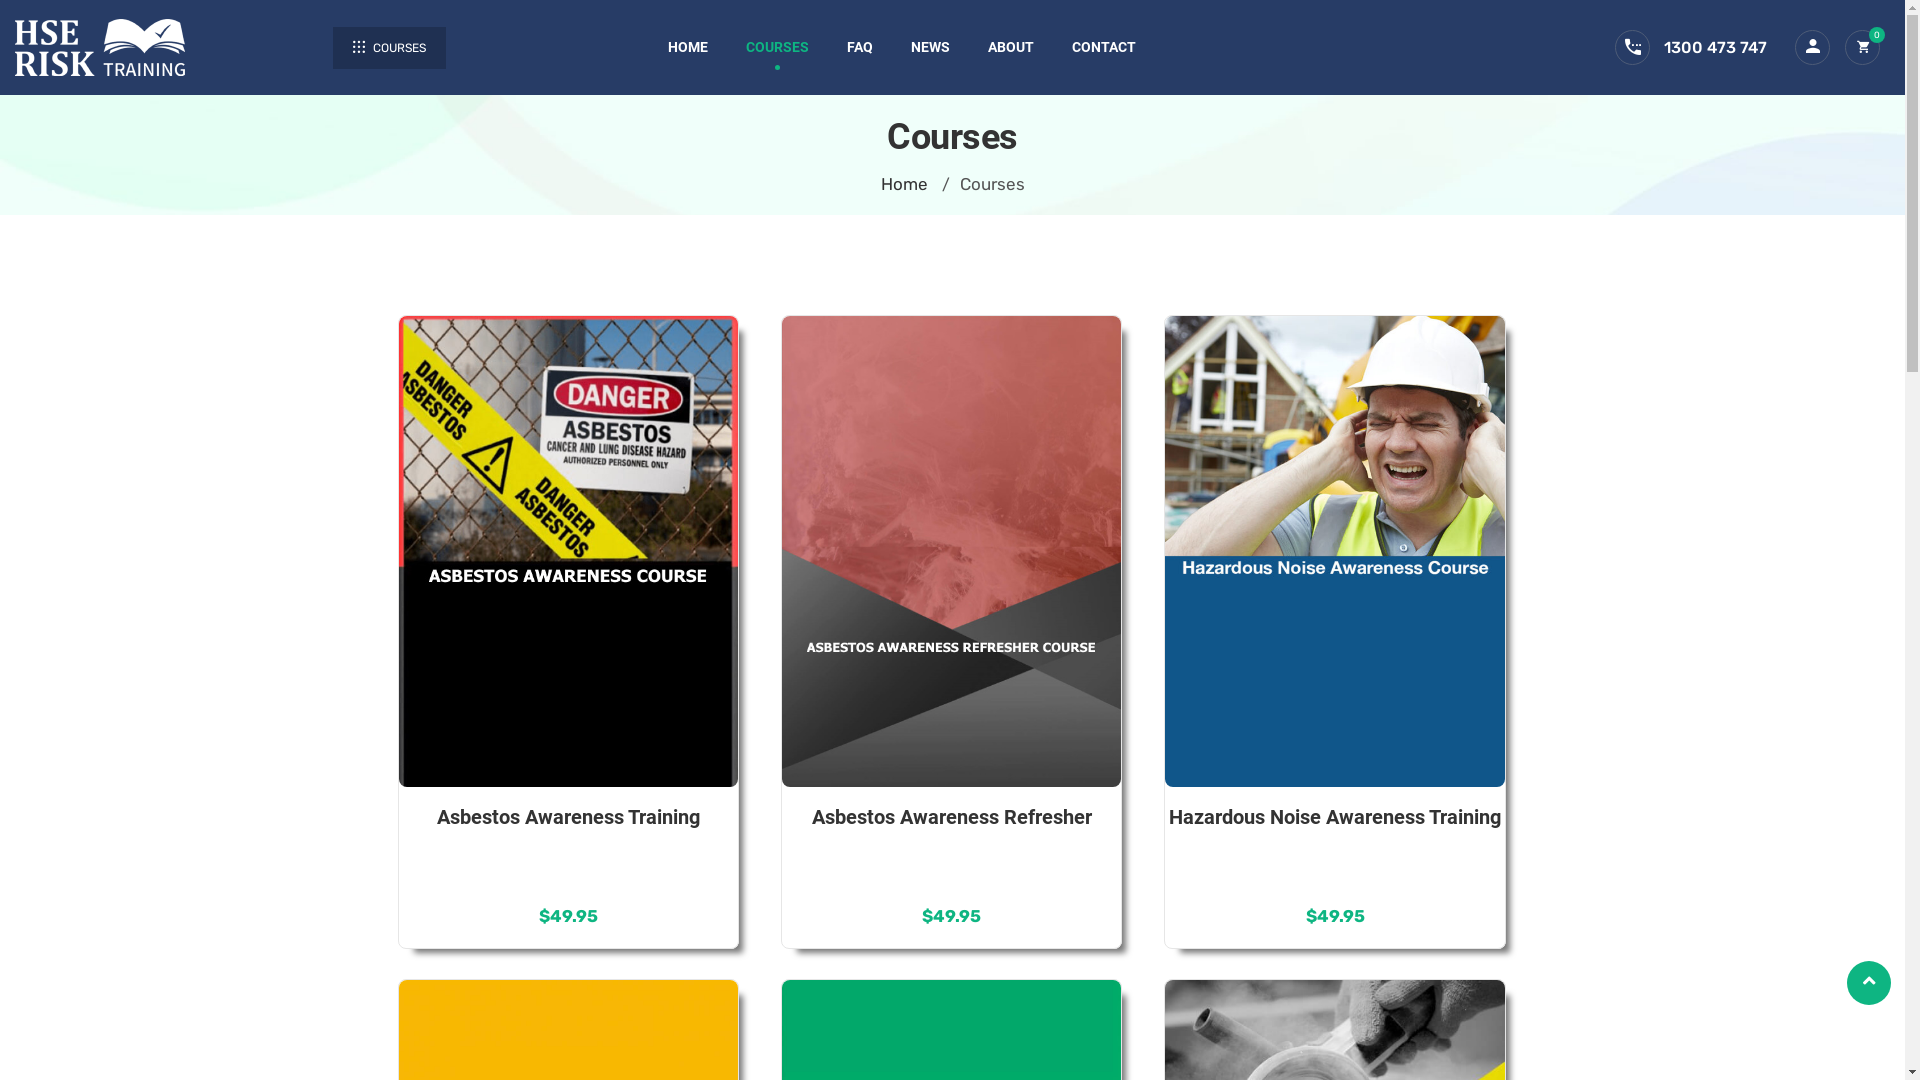  What do you see at coordinates (902, 184) in the screenshot?
I see `'Home'` at bounding box center [902, 184].